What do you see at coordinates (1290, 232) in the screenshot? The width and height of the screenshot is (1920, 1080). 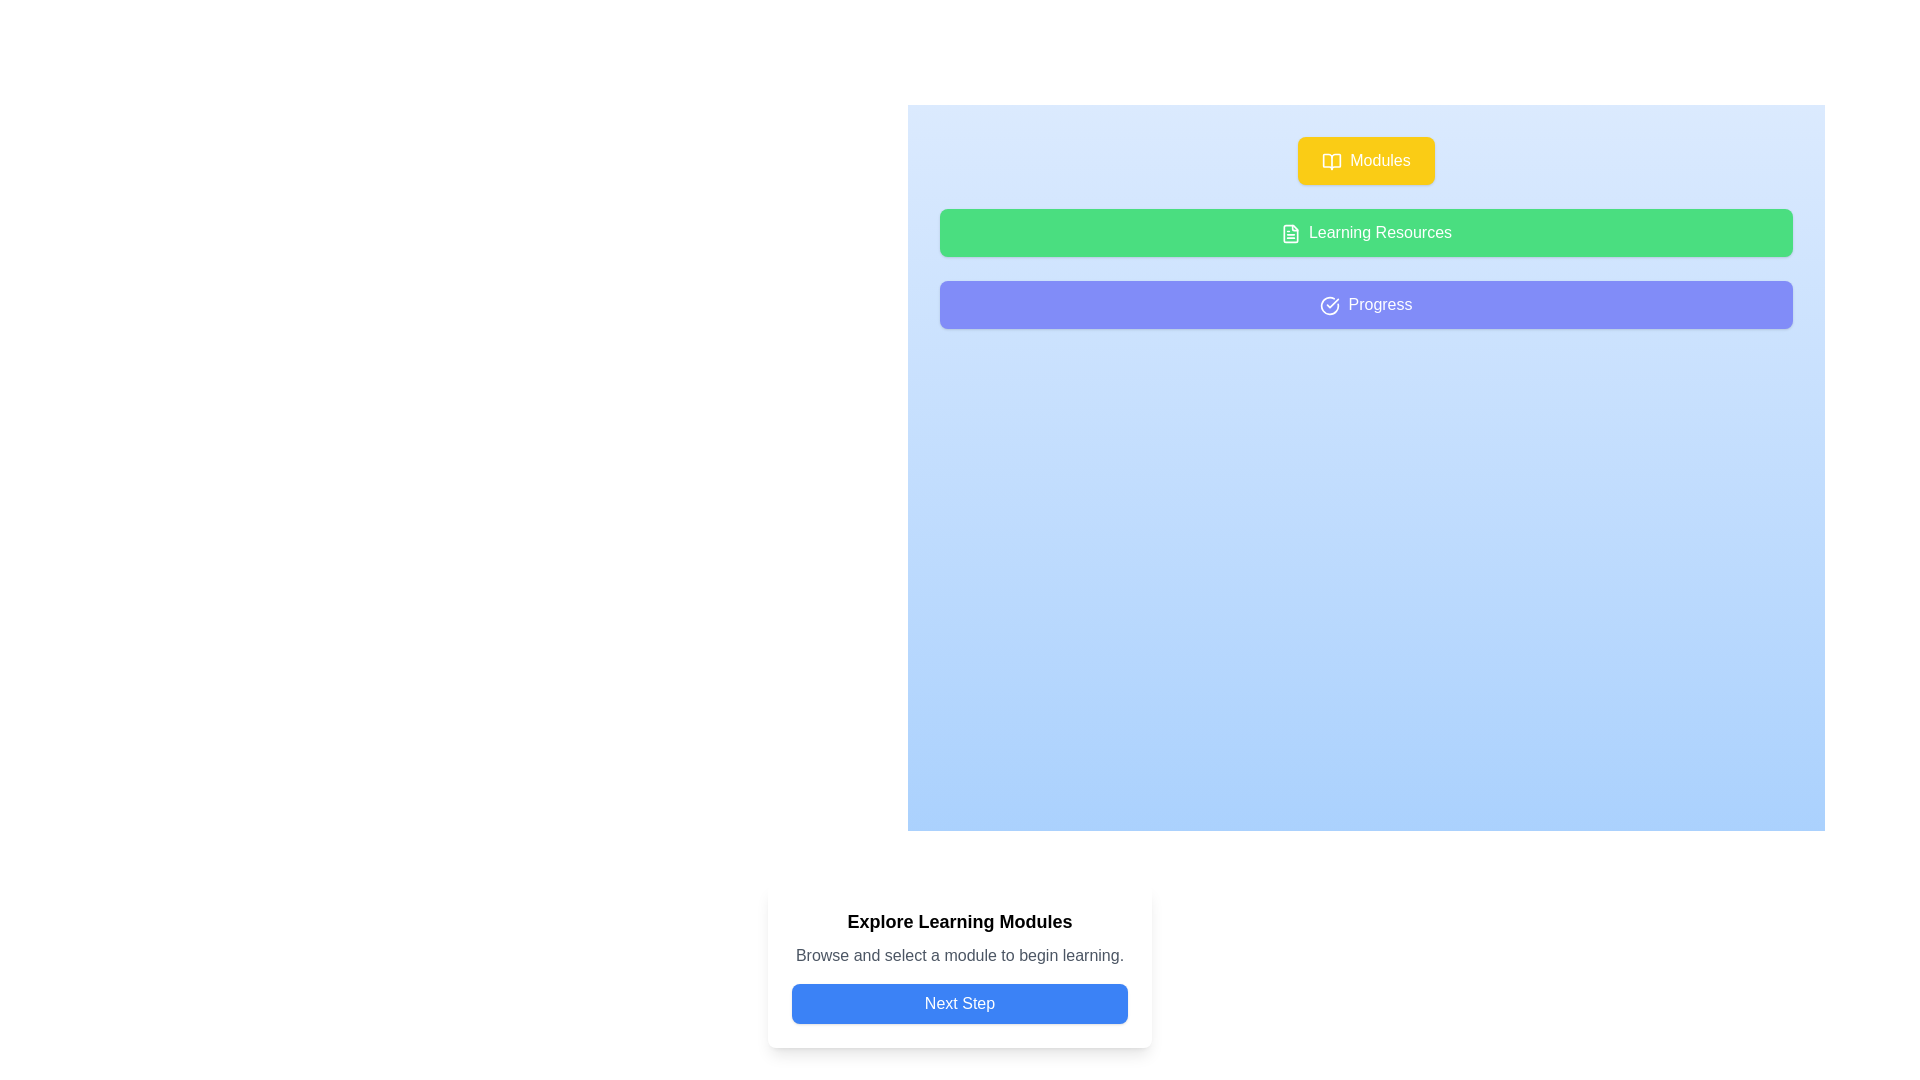 I see `the icon resembling a document or file, which is located` at bounding box center [1290, 232].